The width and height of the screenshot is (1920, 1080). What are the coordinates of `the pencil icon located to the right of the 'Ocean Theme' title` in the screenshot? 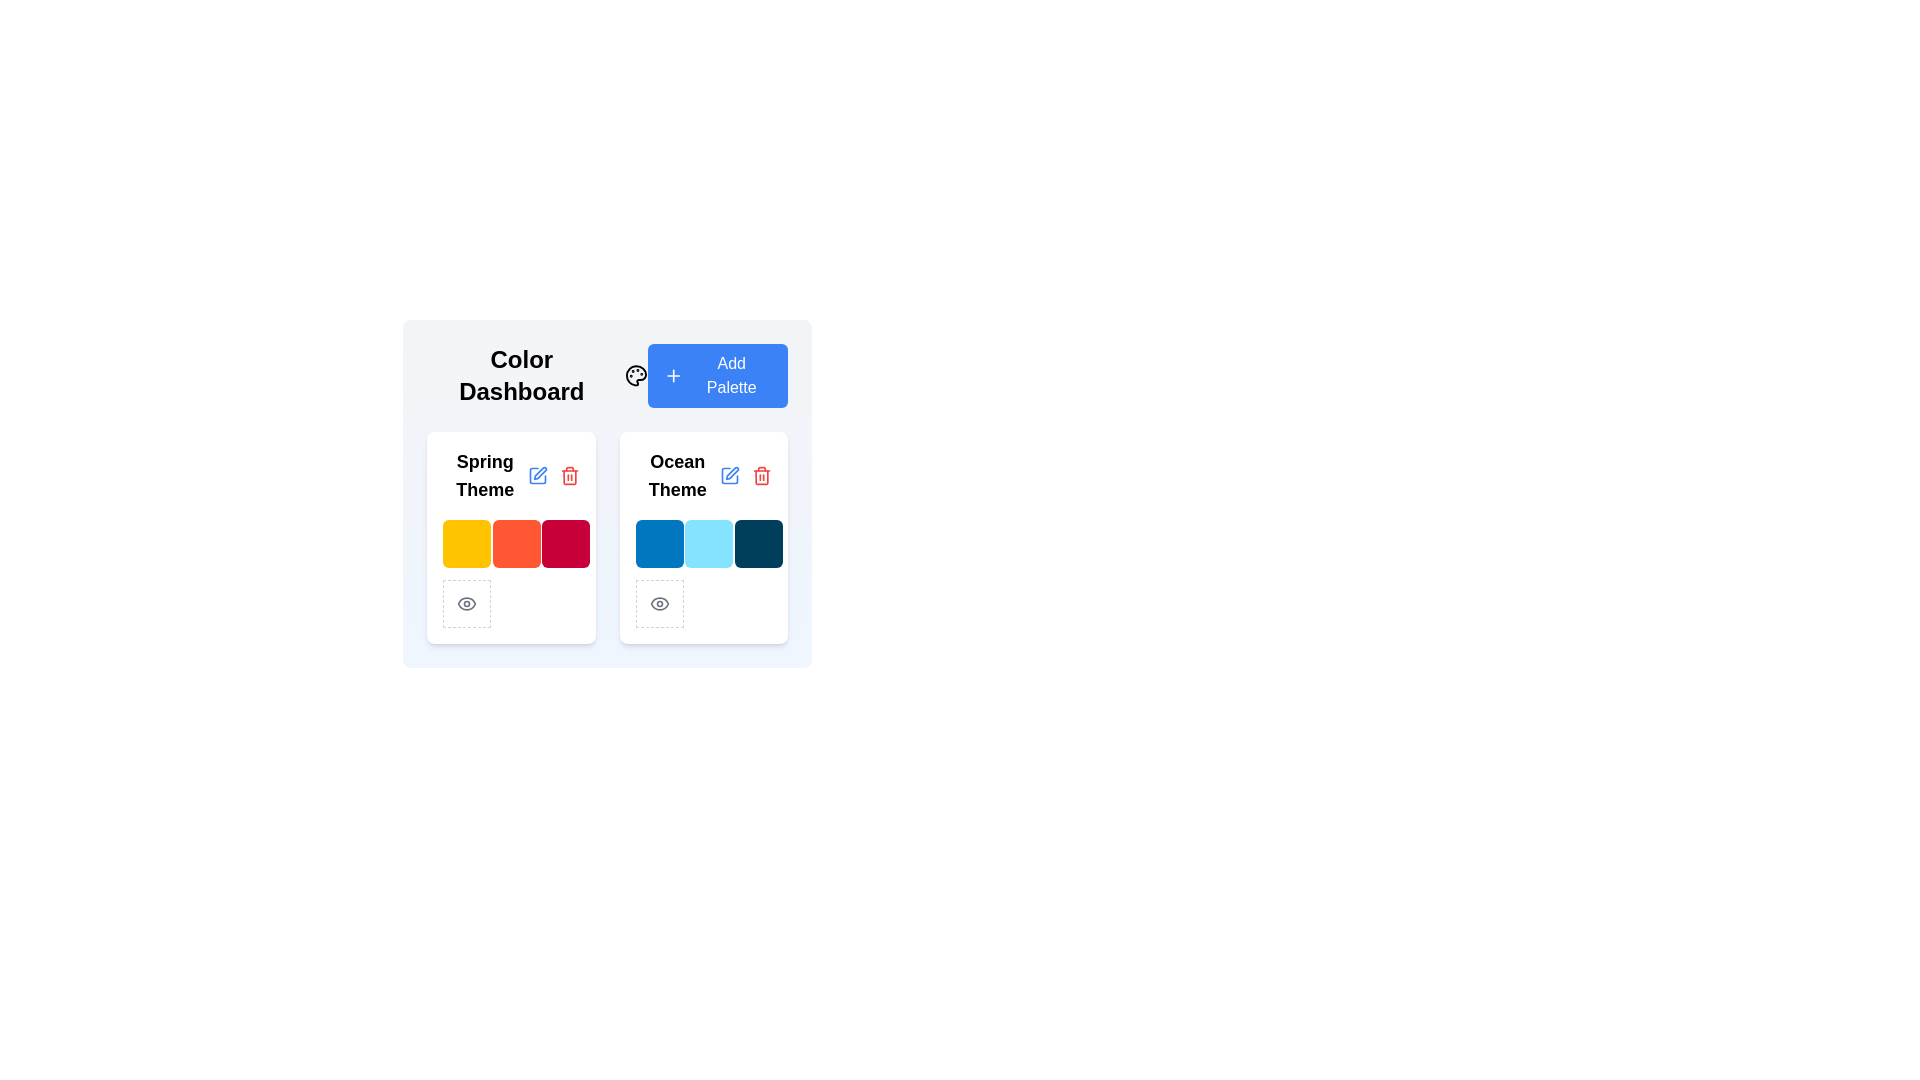 It's located at (728, 475).